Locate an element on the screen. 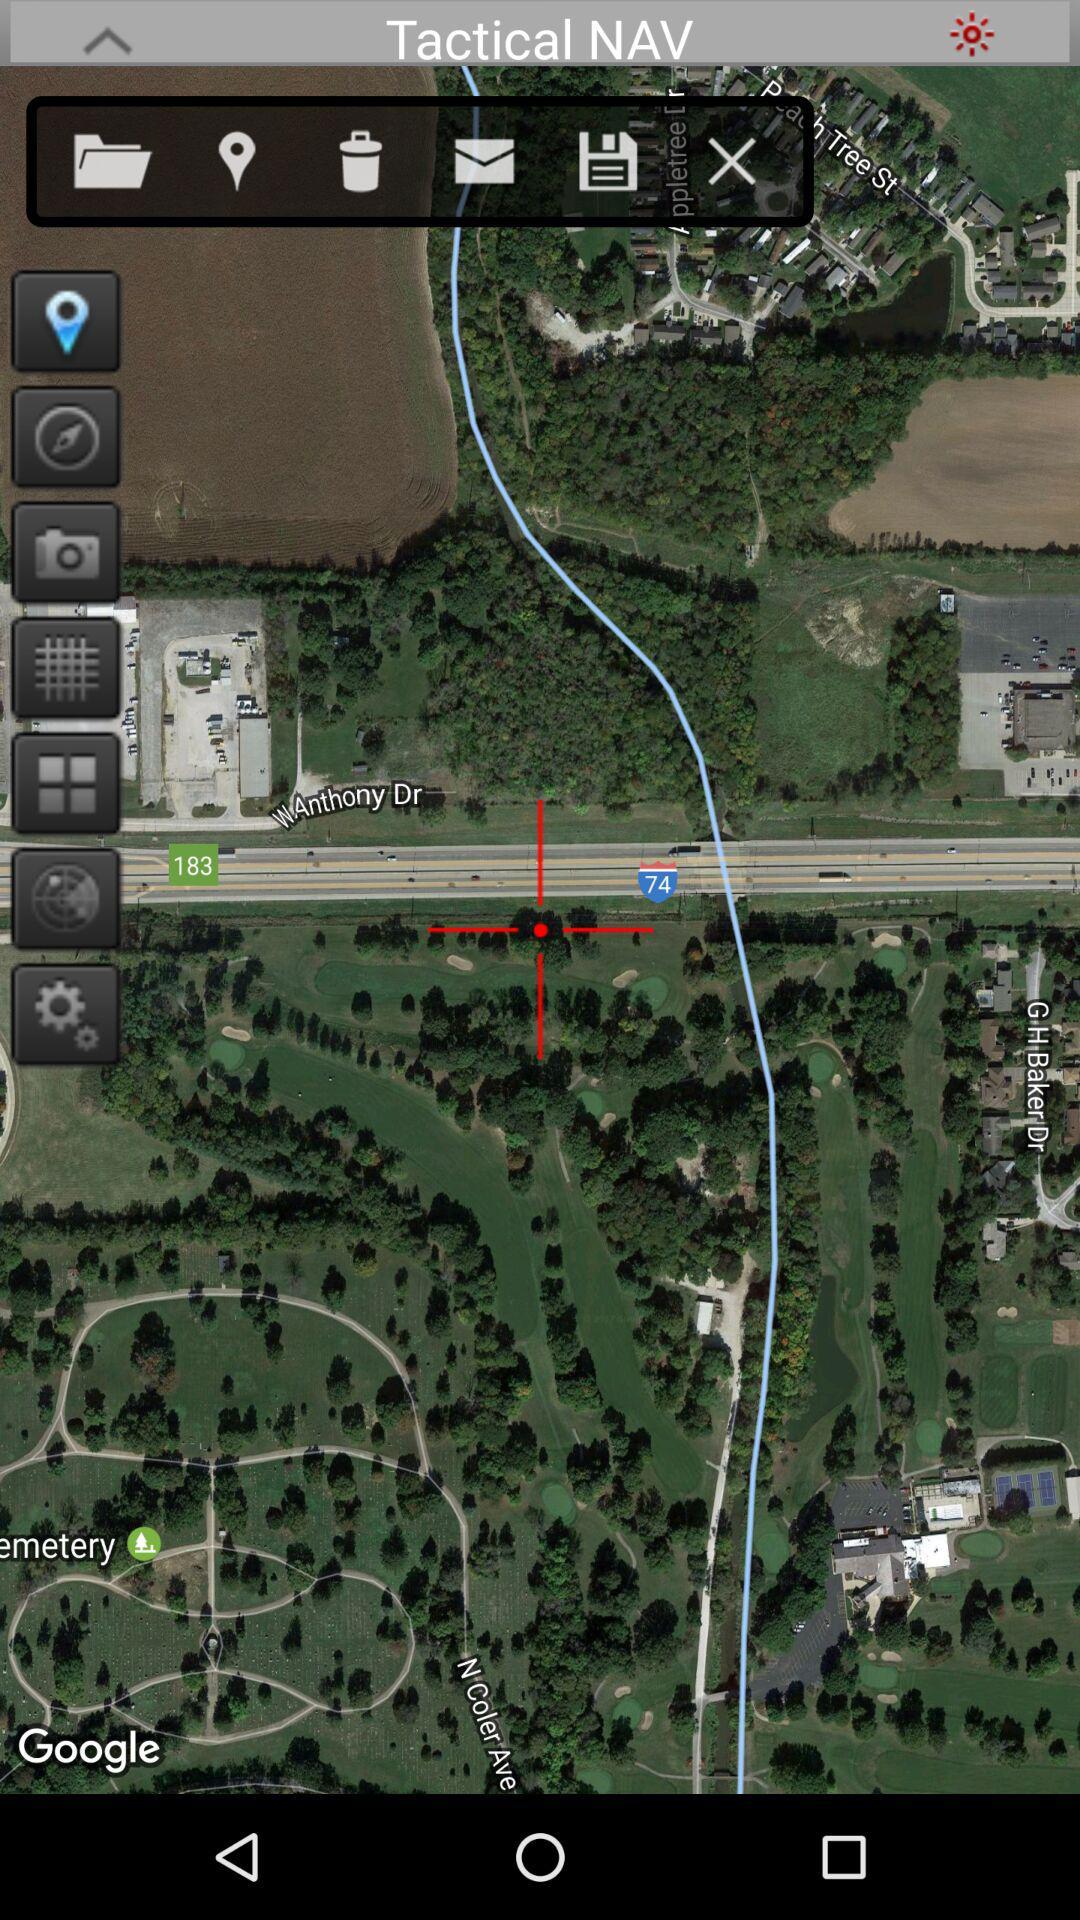  search closely is located at coordinates (58, 897).